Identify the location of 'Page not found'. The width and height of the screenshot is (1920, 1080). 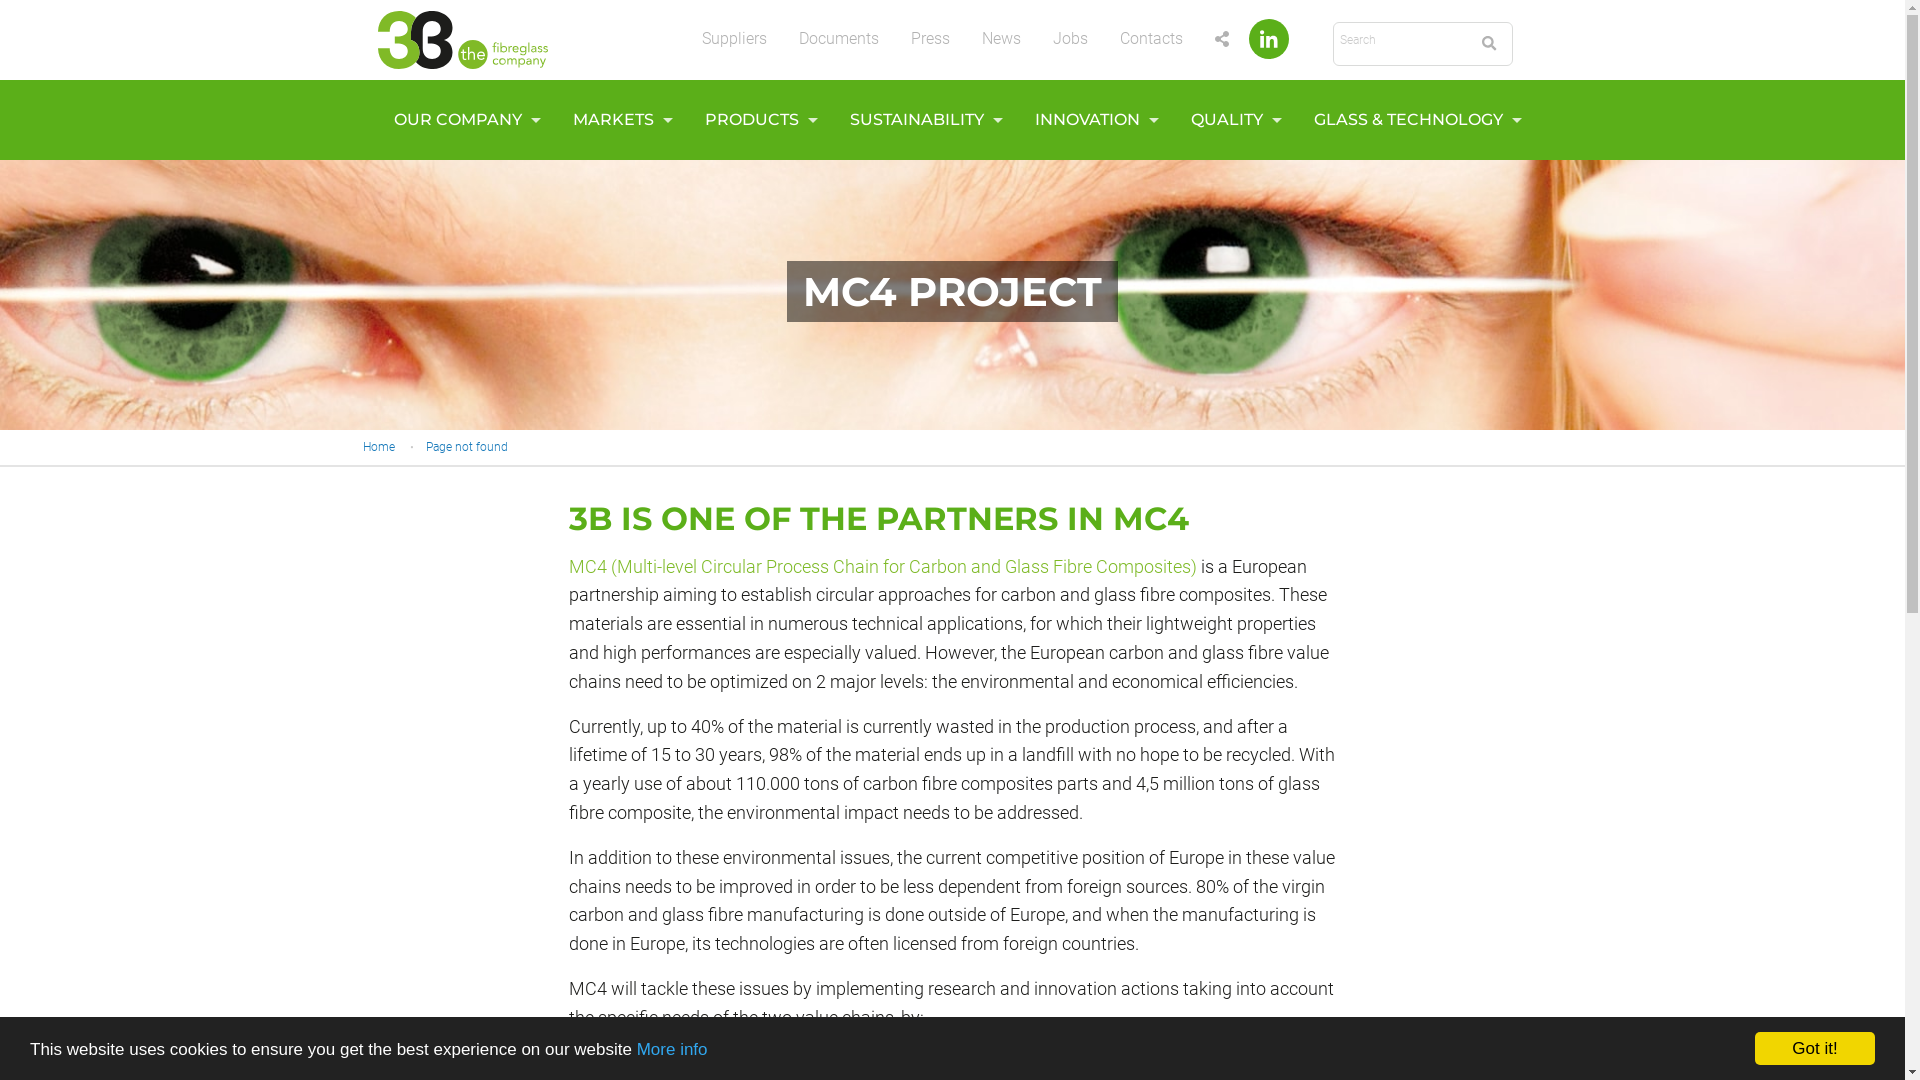
(465, 446).